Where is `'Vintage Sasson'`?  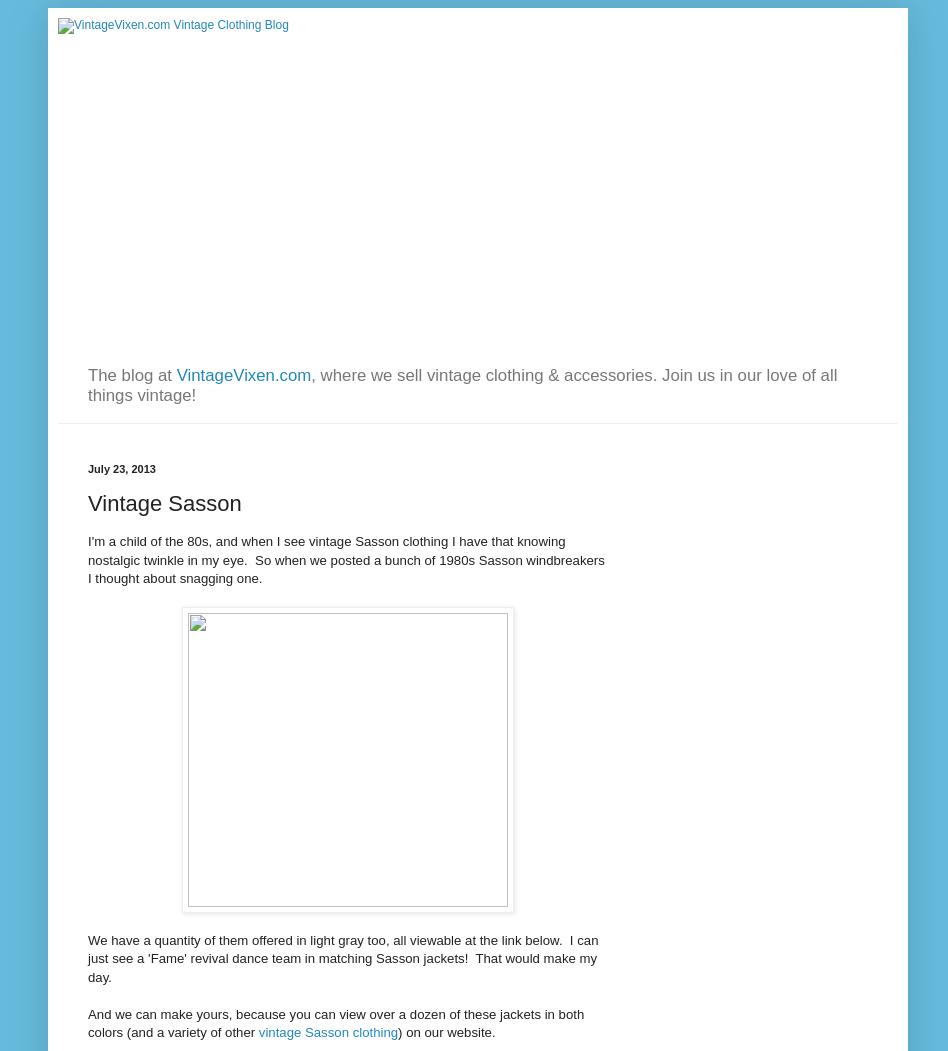
'Vintage Sasson' is located at coordinates (163, 503).